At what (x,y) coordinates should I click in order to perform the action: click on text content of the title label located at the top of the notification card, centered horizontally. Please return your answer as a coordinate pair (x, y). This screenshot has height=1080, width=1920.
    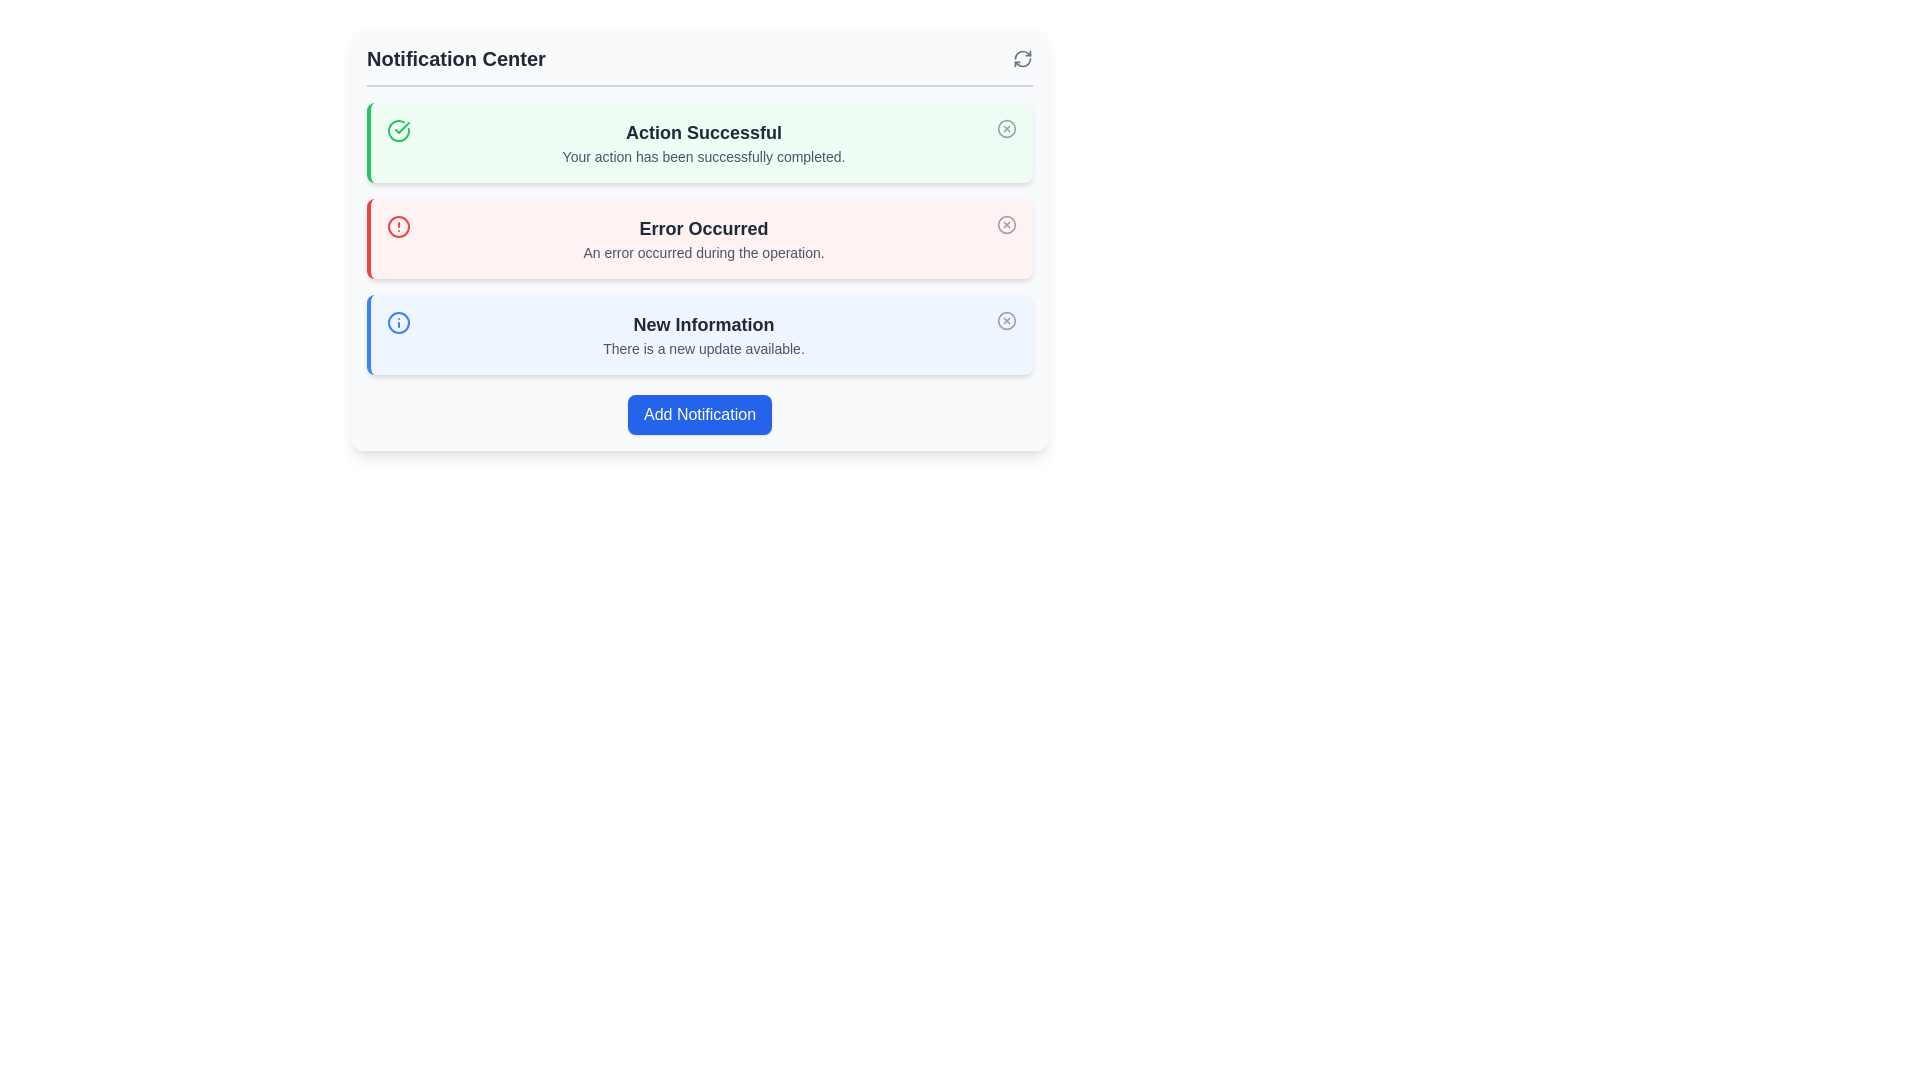
    Looking at the image, I should click on (704, 132).